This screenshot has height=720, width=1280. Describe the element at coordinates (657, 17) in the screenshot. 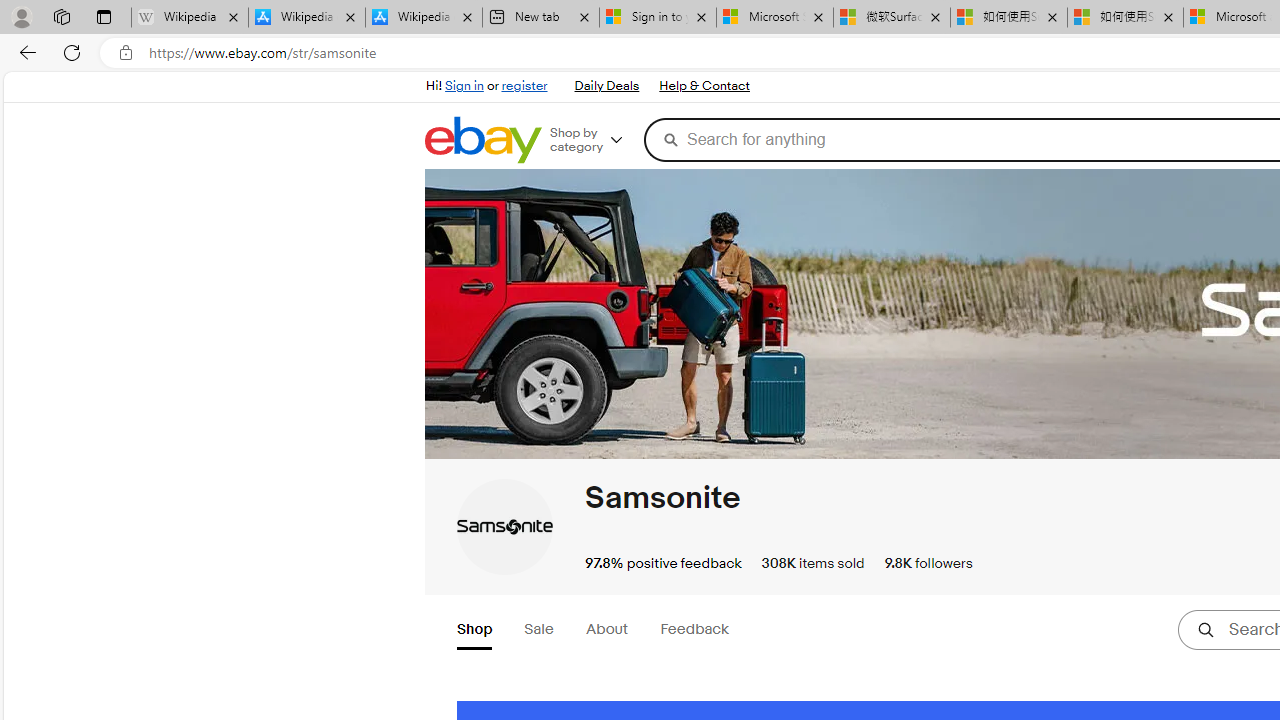

I see `'Sign in to your Microsoft account'` at that location.